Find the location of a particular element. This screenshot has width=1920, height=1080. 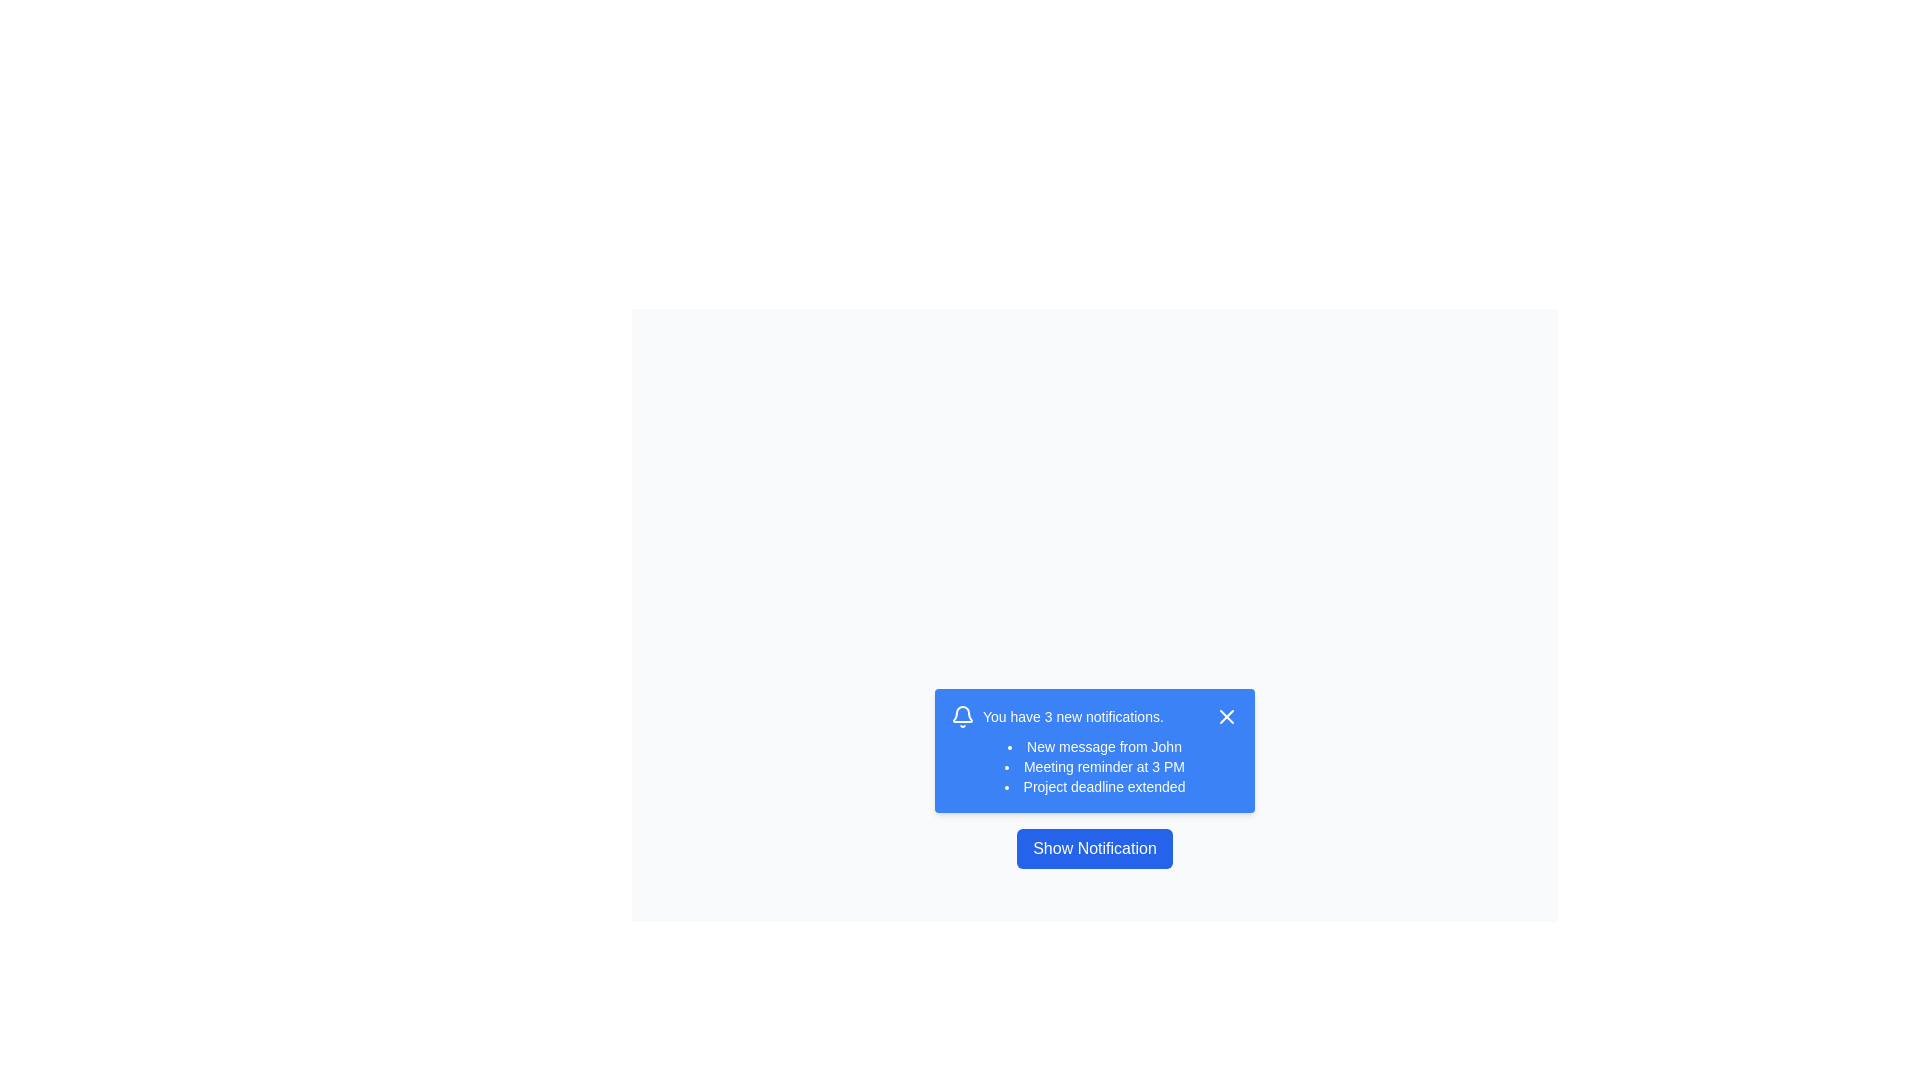

the close button icon, which is a small white diagonal cross located in the top-right corner of the blue notification panel is located at coordinates (1226, 716).